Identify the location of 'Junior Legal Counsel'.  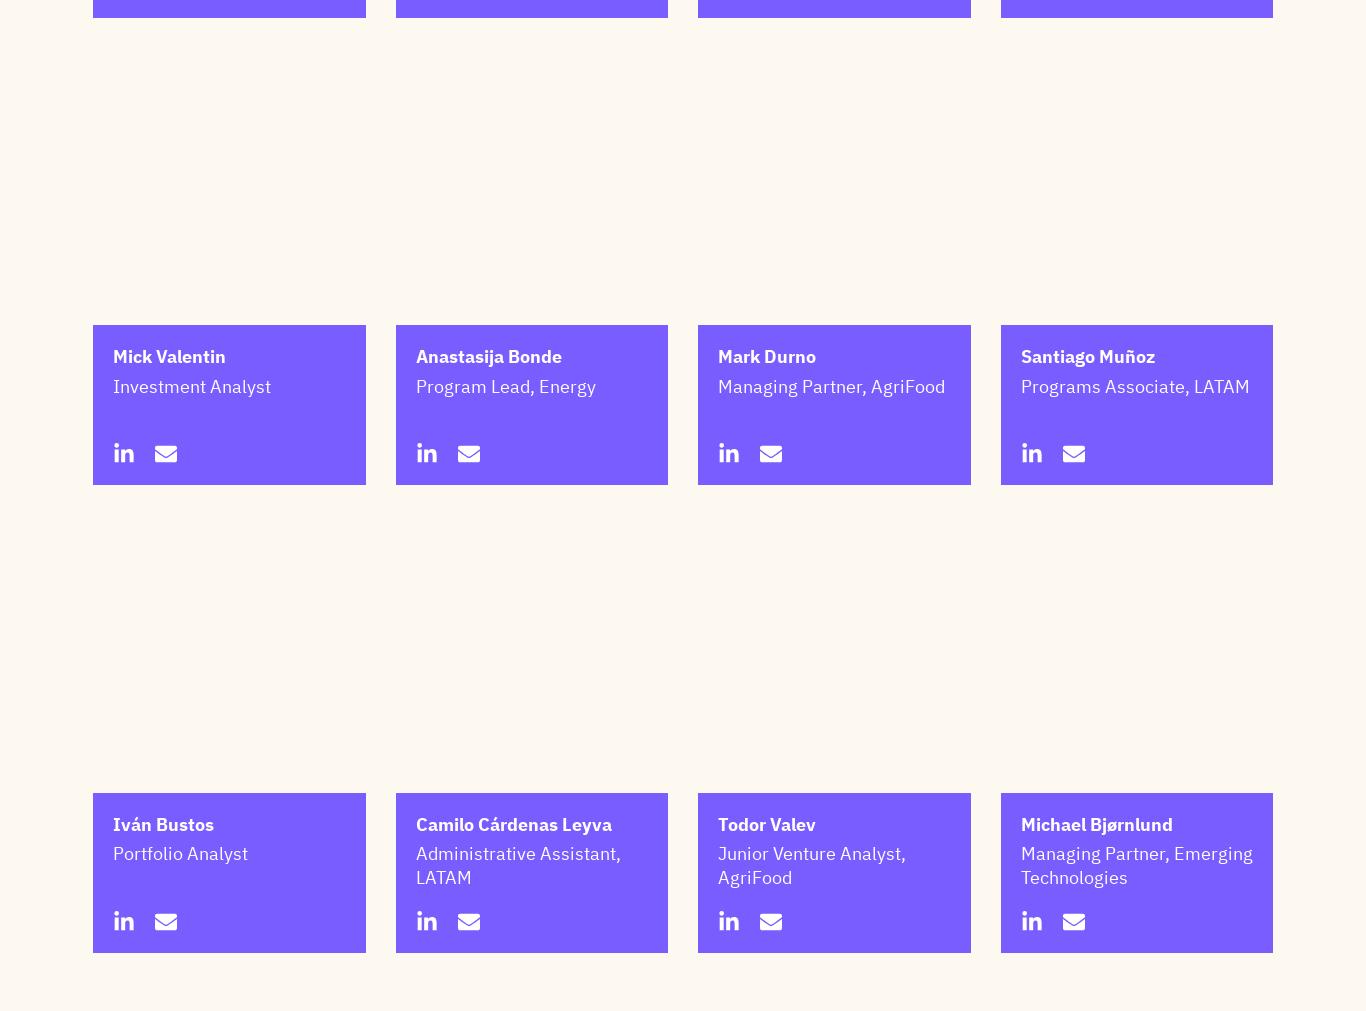
(498, 17).